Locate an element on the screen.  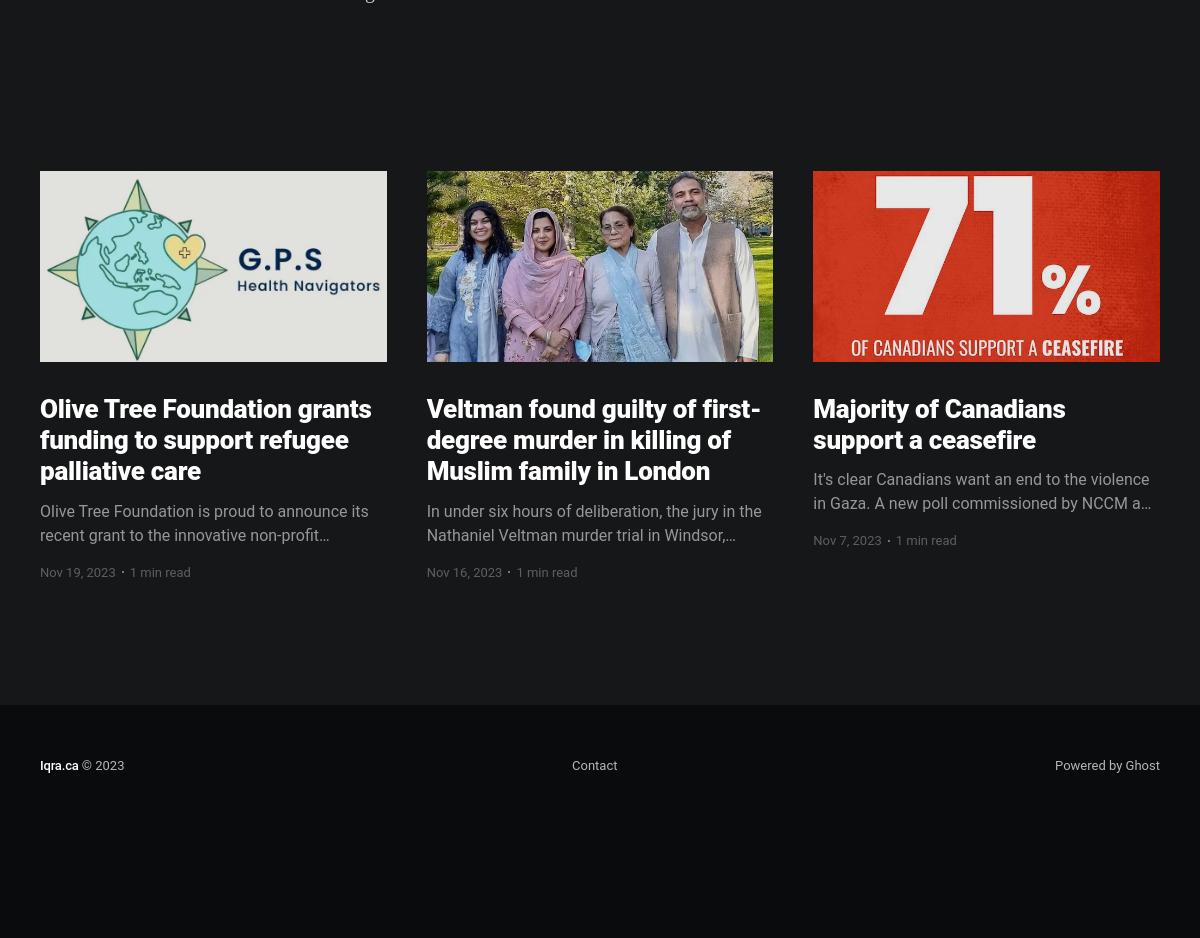
'In under six hours of deliberation, the jury in the Nathaniel Veltman murder trial in Windsor, Ontario, has delivered a verdict of guilt on charges of first-degree murder and attempted murder in connection to the 2021 truck attack on a Muslim family in London.

The 12-member jury, engaged in deliberations' is located at coordinates (426, 581).